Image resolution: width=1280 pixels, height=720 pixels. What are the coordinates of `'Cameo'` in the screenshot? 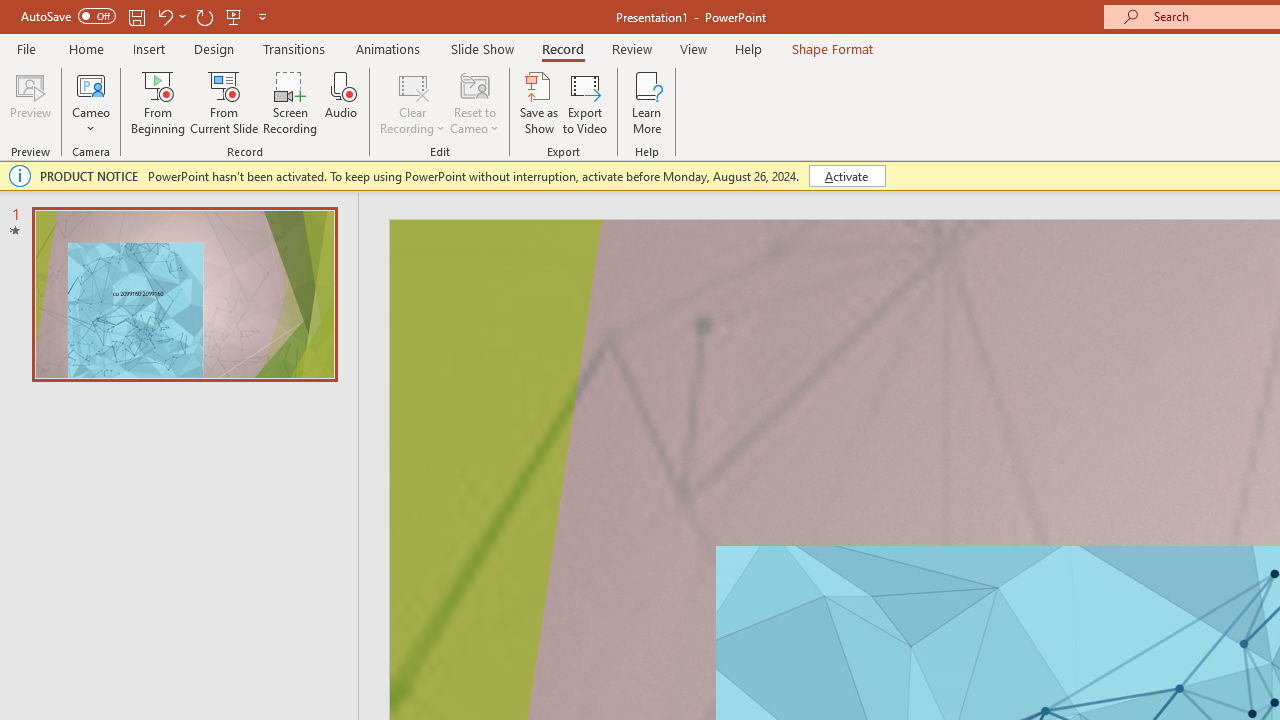 It's located at (90, 84).